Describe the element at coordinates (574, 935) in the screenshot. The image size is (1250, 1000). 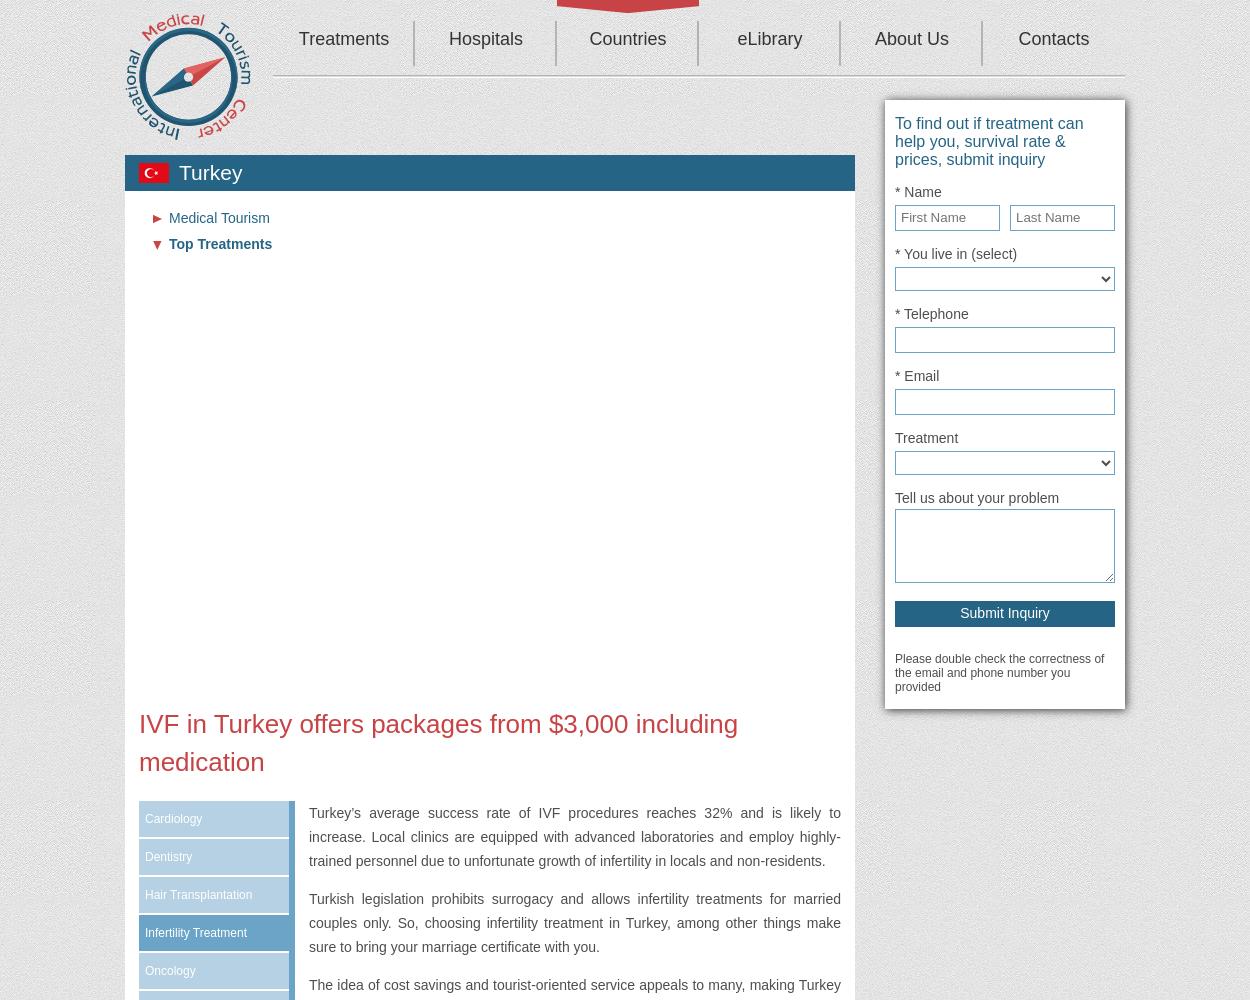
I see `', among other things make sure to bring your marriage certificate with you.'` at that location.